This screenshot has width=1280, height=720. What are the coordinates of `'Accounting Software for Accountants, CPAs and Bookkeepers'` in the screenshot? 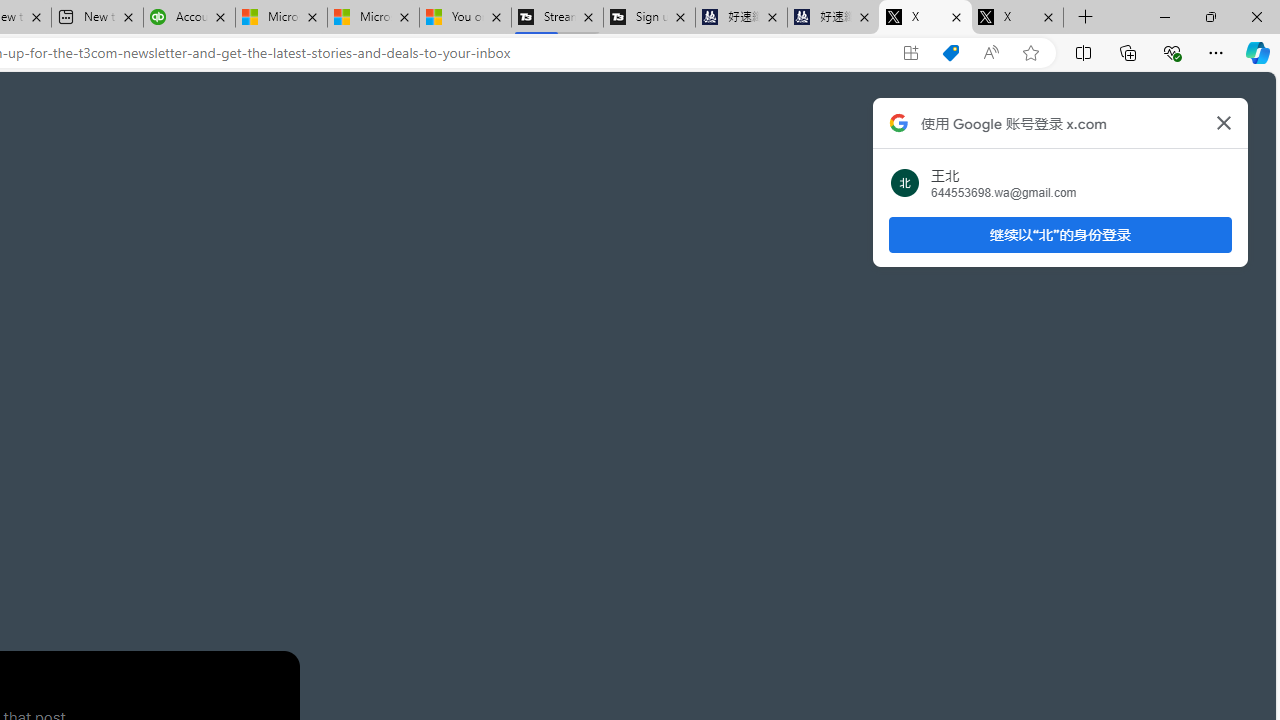 It's located at (189, 17).